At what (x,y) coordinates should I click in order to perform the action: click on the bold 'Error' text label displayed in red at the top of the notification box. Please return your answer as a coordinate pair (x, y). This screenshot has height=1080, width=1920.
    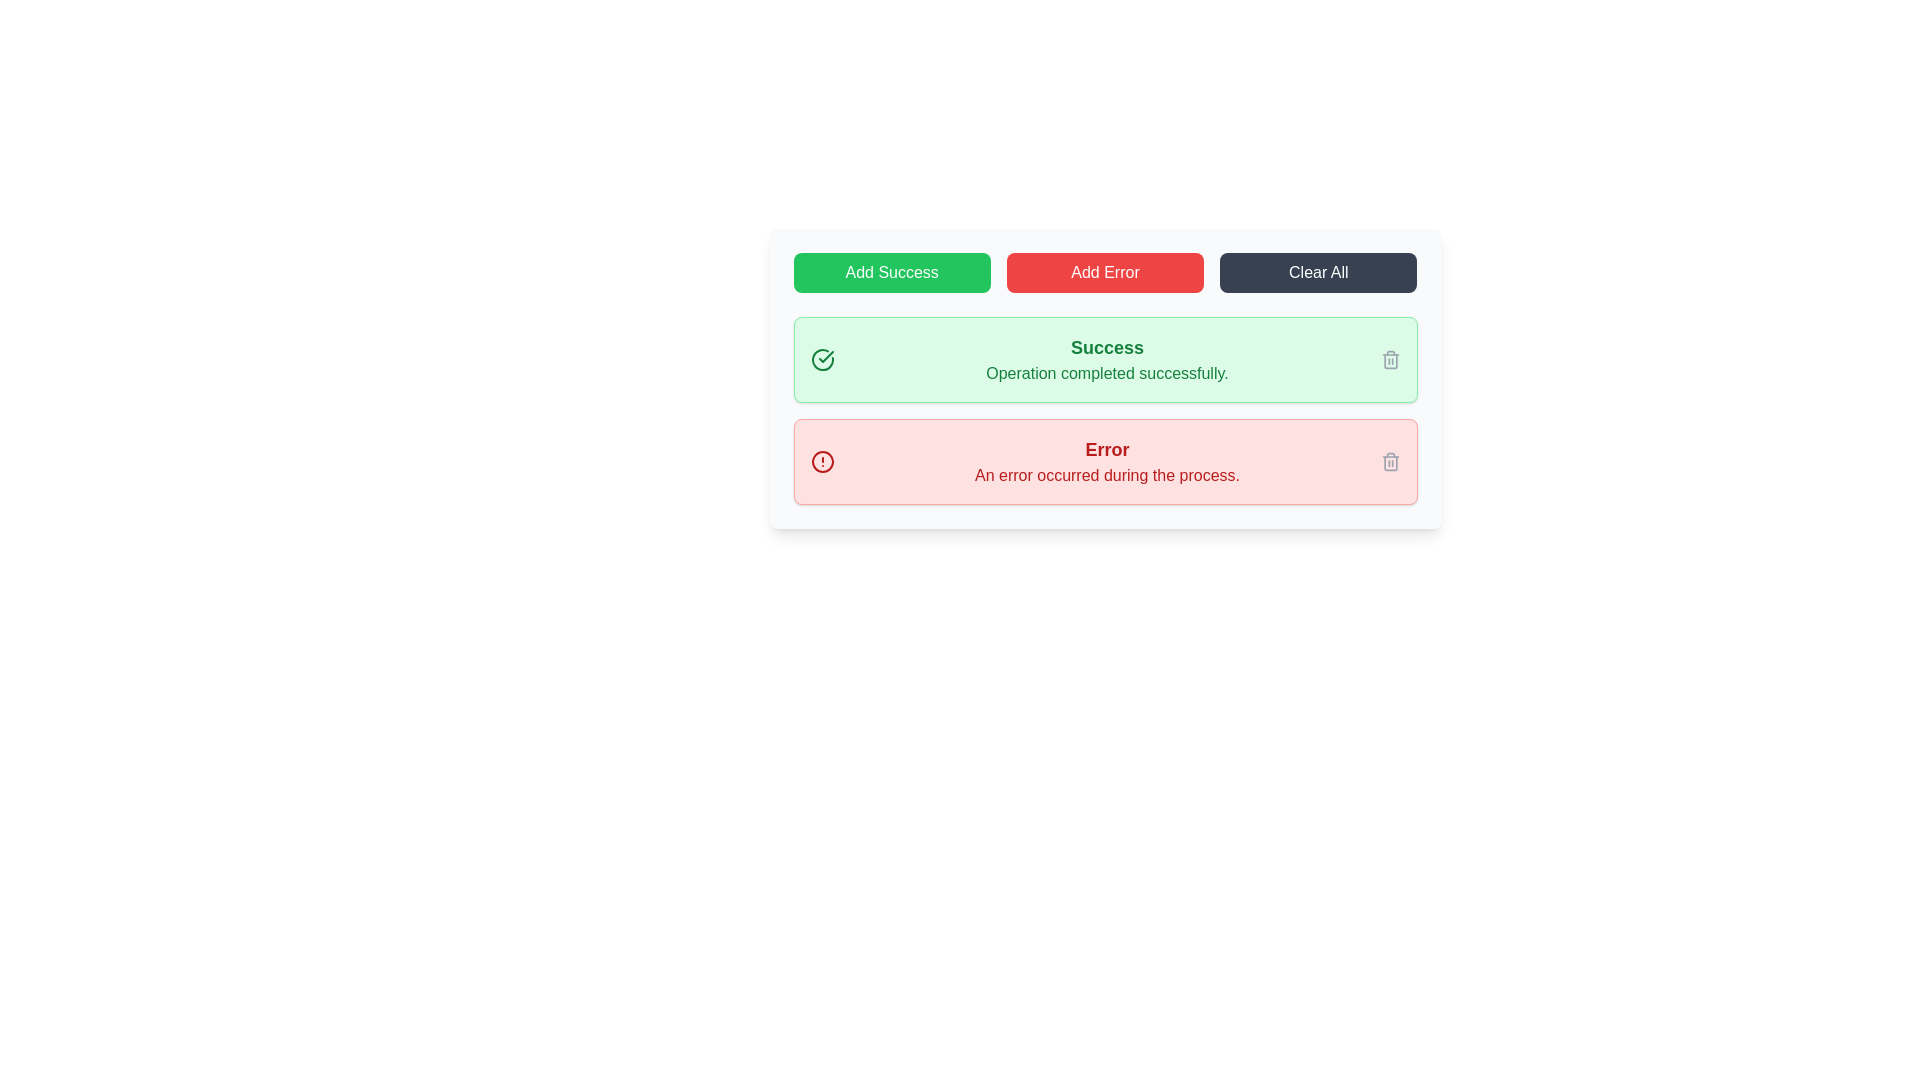
    Looking at the image, I should click on (1106, 450).